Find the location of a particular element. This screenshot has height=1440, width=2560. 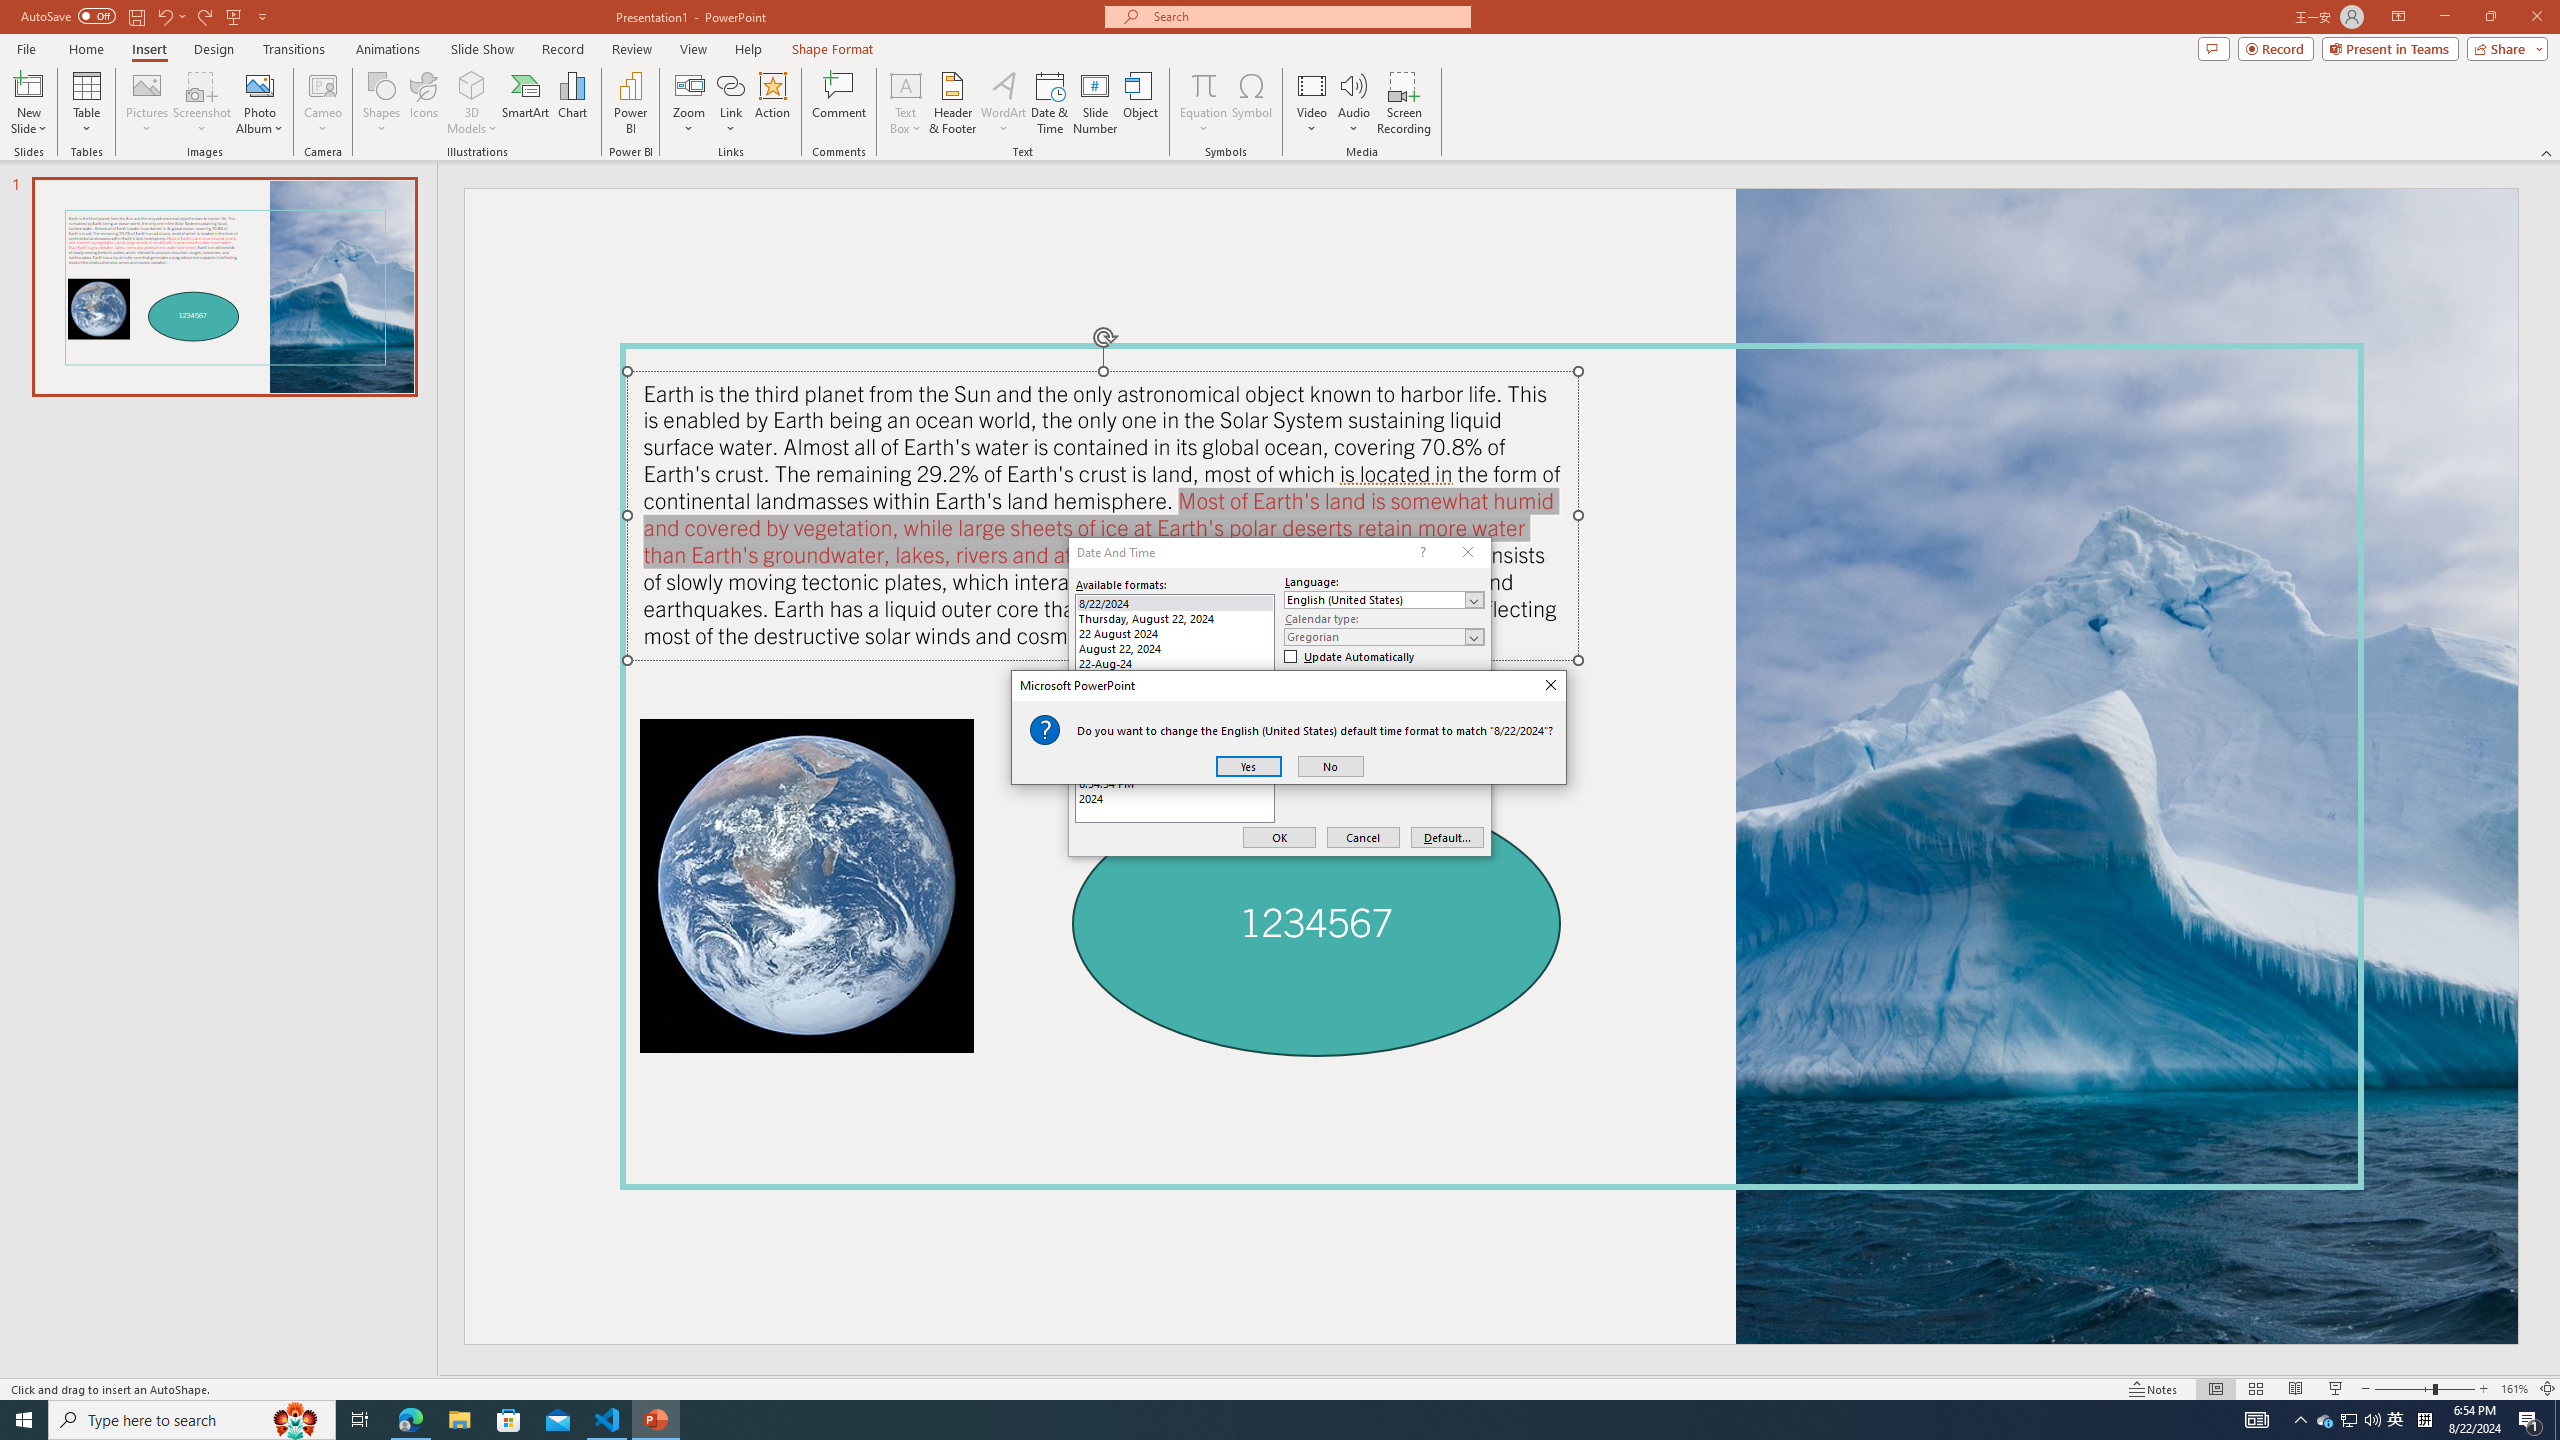

'Search highlights icon opens search home window' is located at coordinates (294, 1418).